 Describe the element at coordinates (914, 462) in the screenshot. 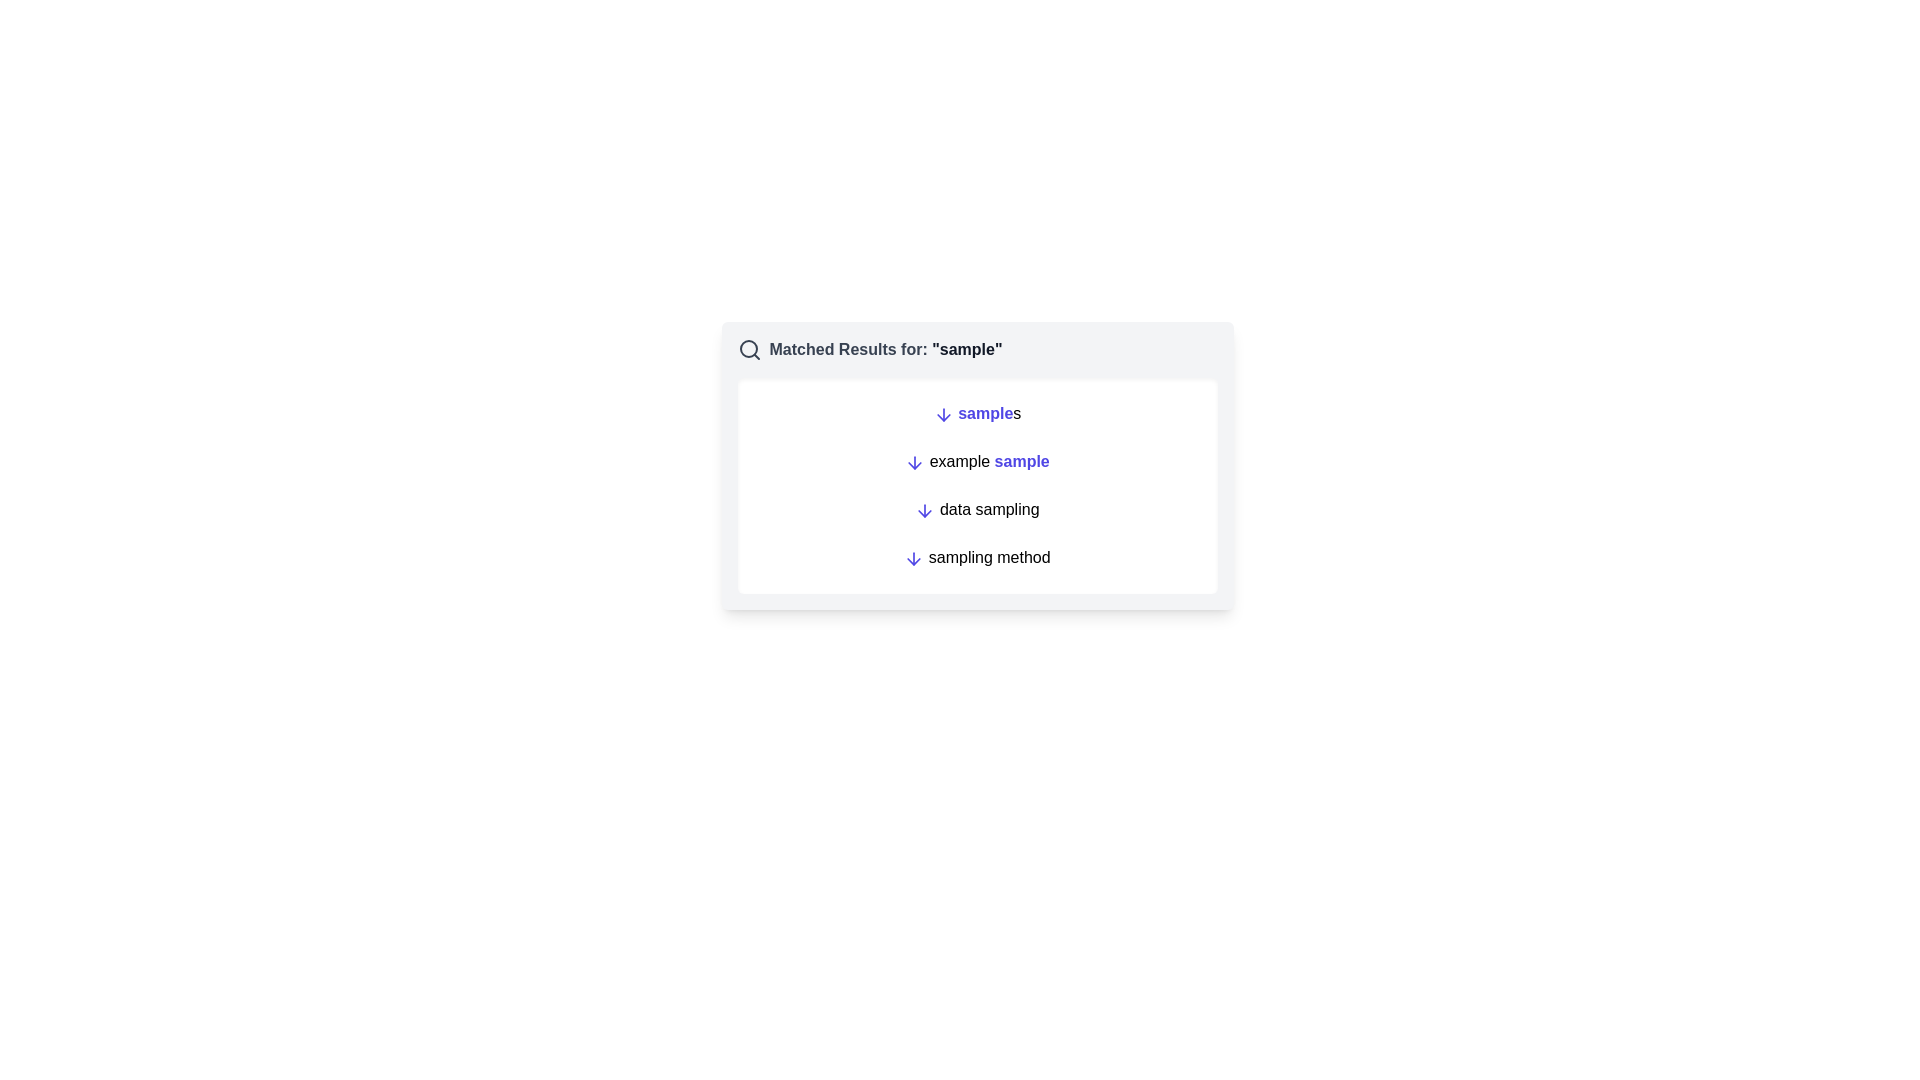

I see `the arrow icon located immediately to the left of the text 'example sample'` at that location.